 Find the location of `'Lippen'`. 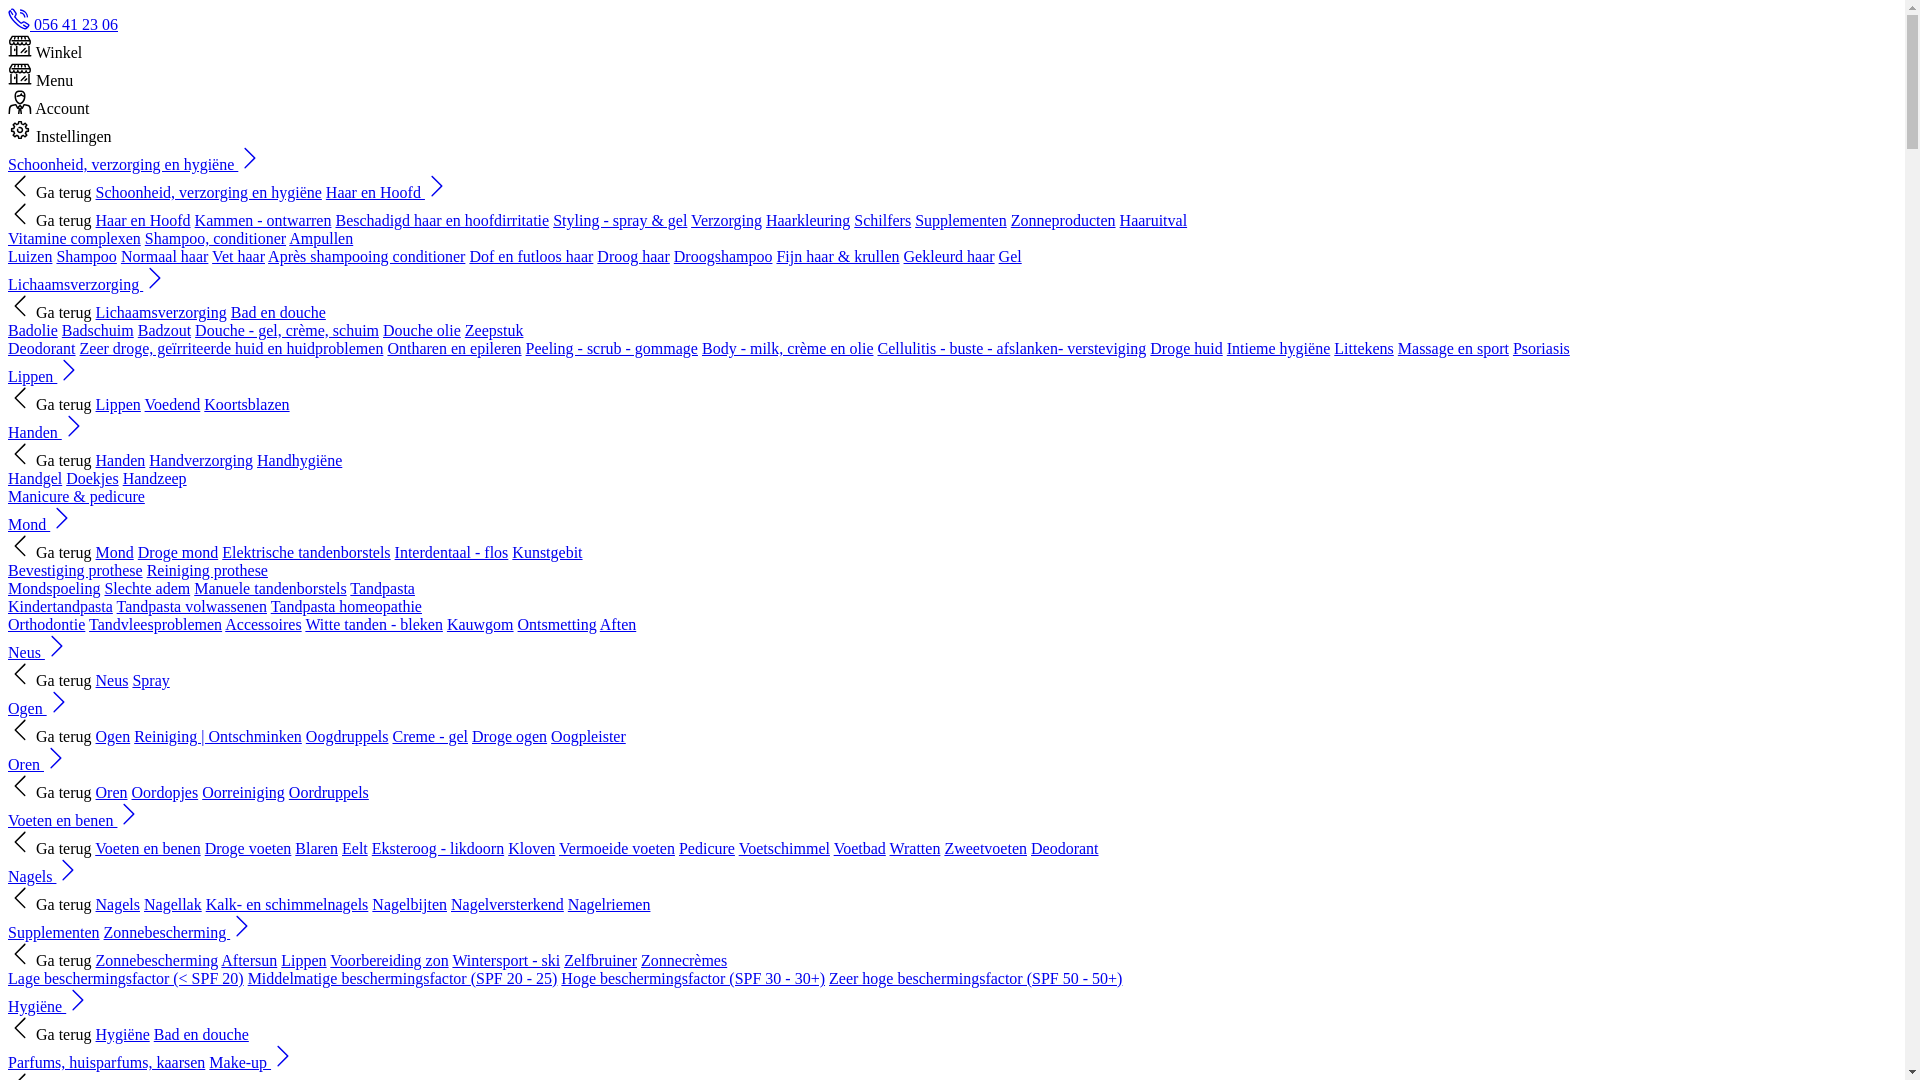

'Lippen' is located at coordinates (44, 376).